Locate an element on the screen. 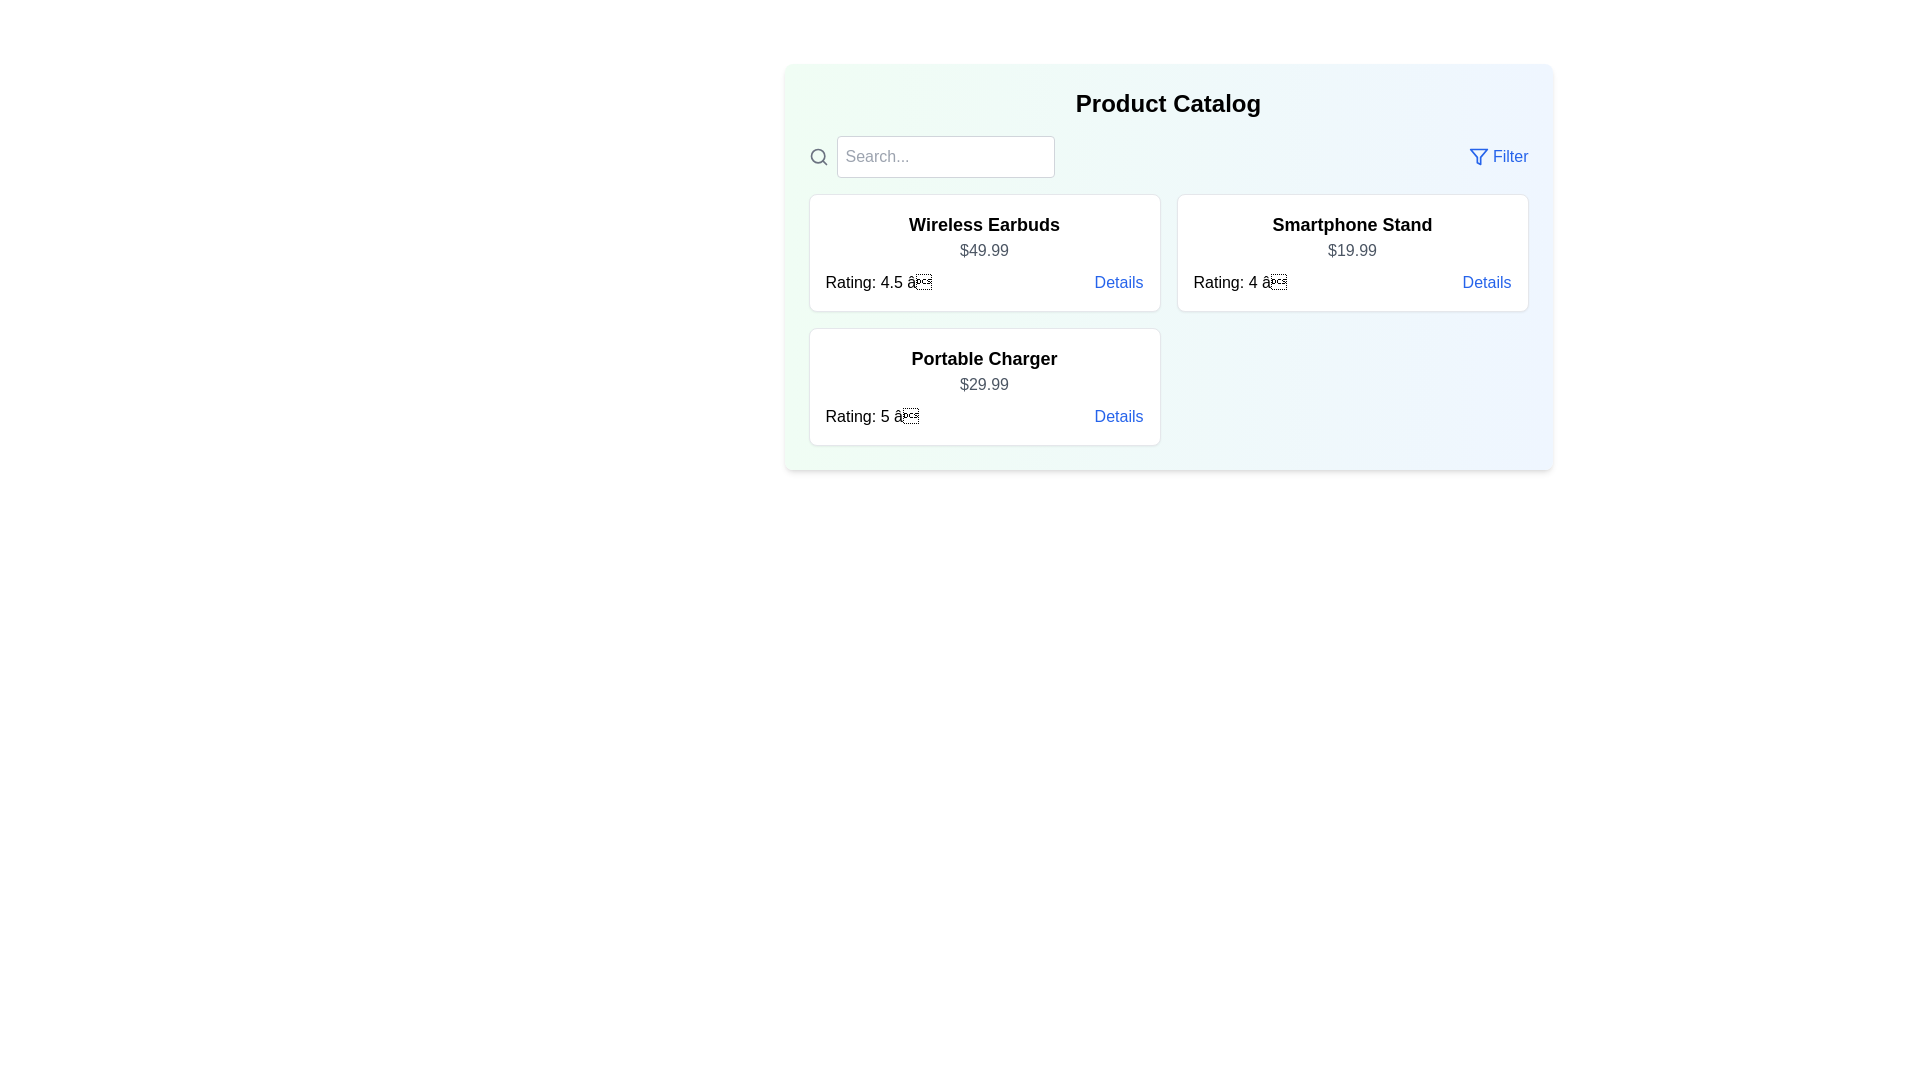 Image resolution: width=1920 pixels, height=1080 pixels. the 'Details' link for the product titled Portable Charger is located at coordinates (1117, 415).